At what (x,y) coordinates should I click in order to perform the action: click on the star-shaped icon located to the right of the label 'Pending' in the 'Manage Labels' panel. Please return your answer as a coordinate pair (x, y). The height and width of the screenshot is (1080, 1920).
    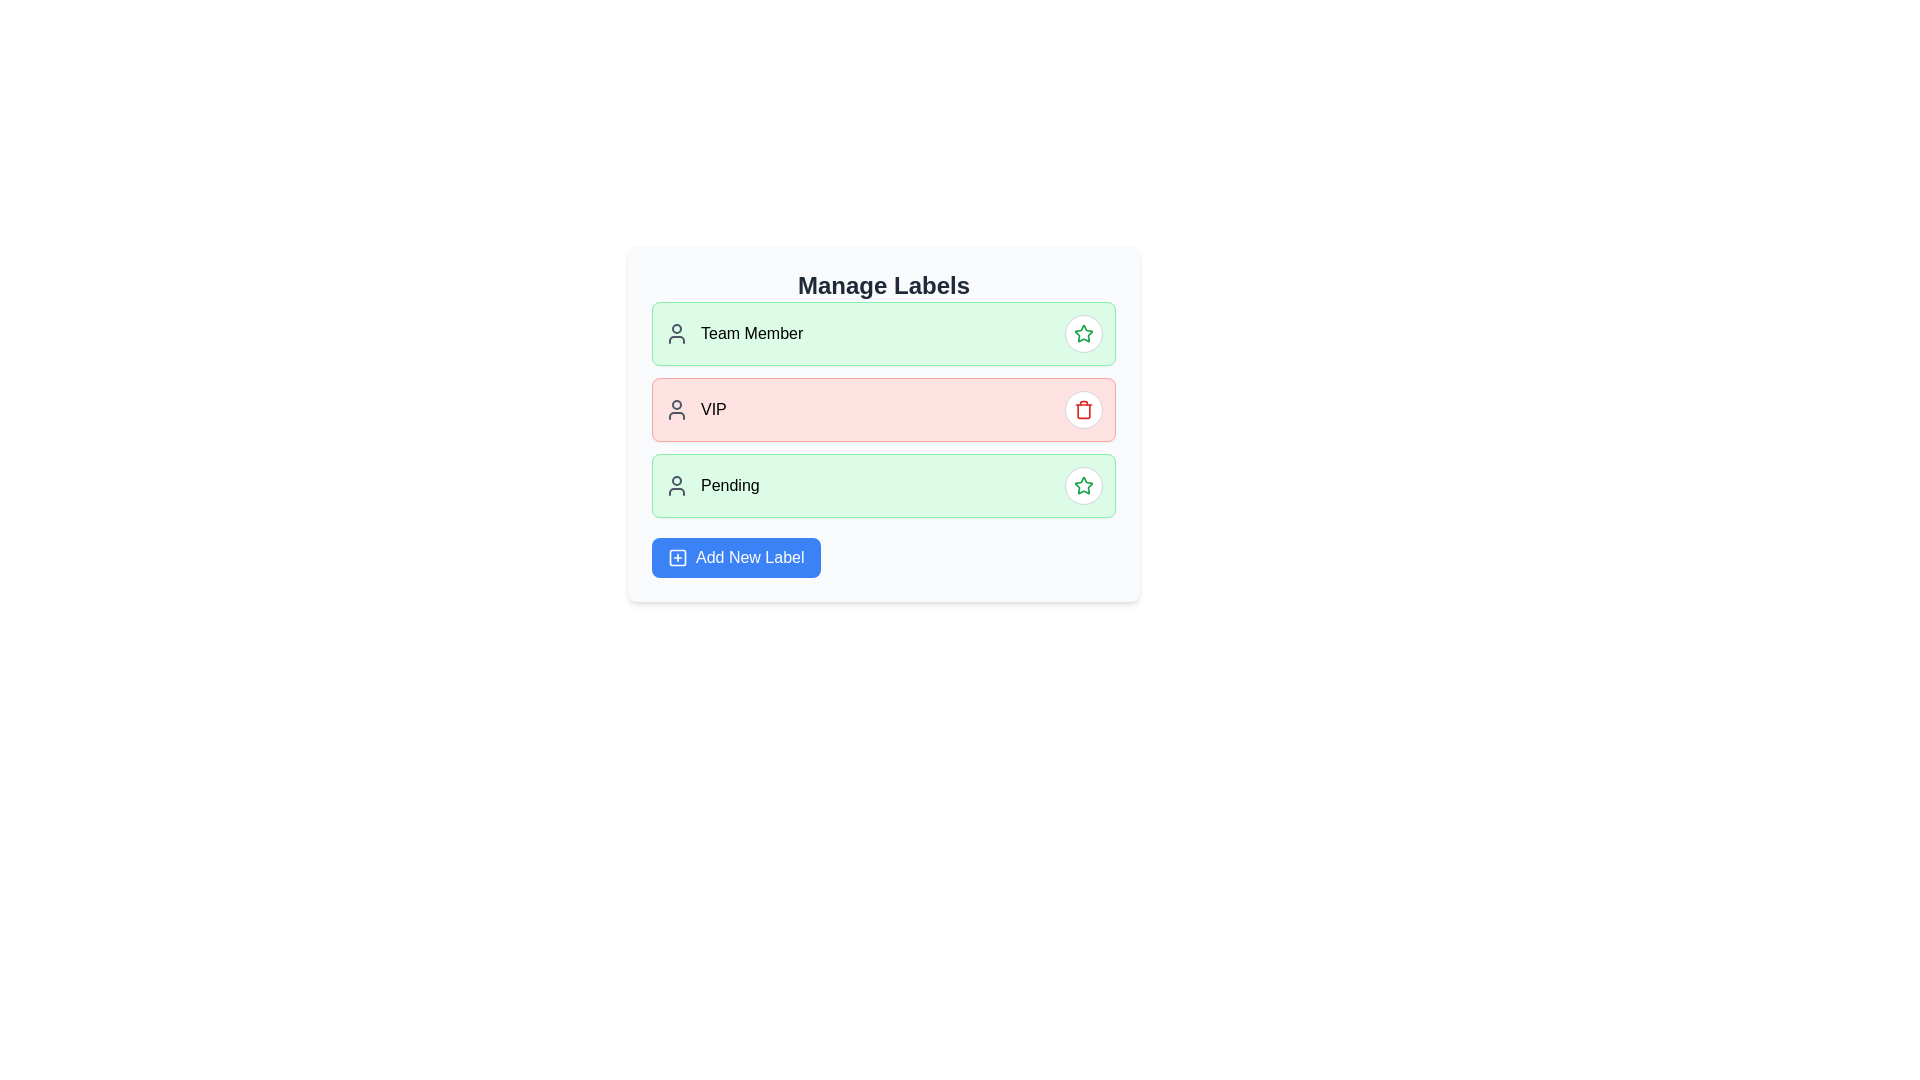
    Looking at the image, I should click on (1082, 331).